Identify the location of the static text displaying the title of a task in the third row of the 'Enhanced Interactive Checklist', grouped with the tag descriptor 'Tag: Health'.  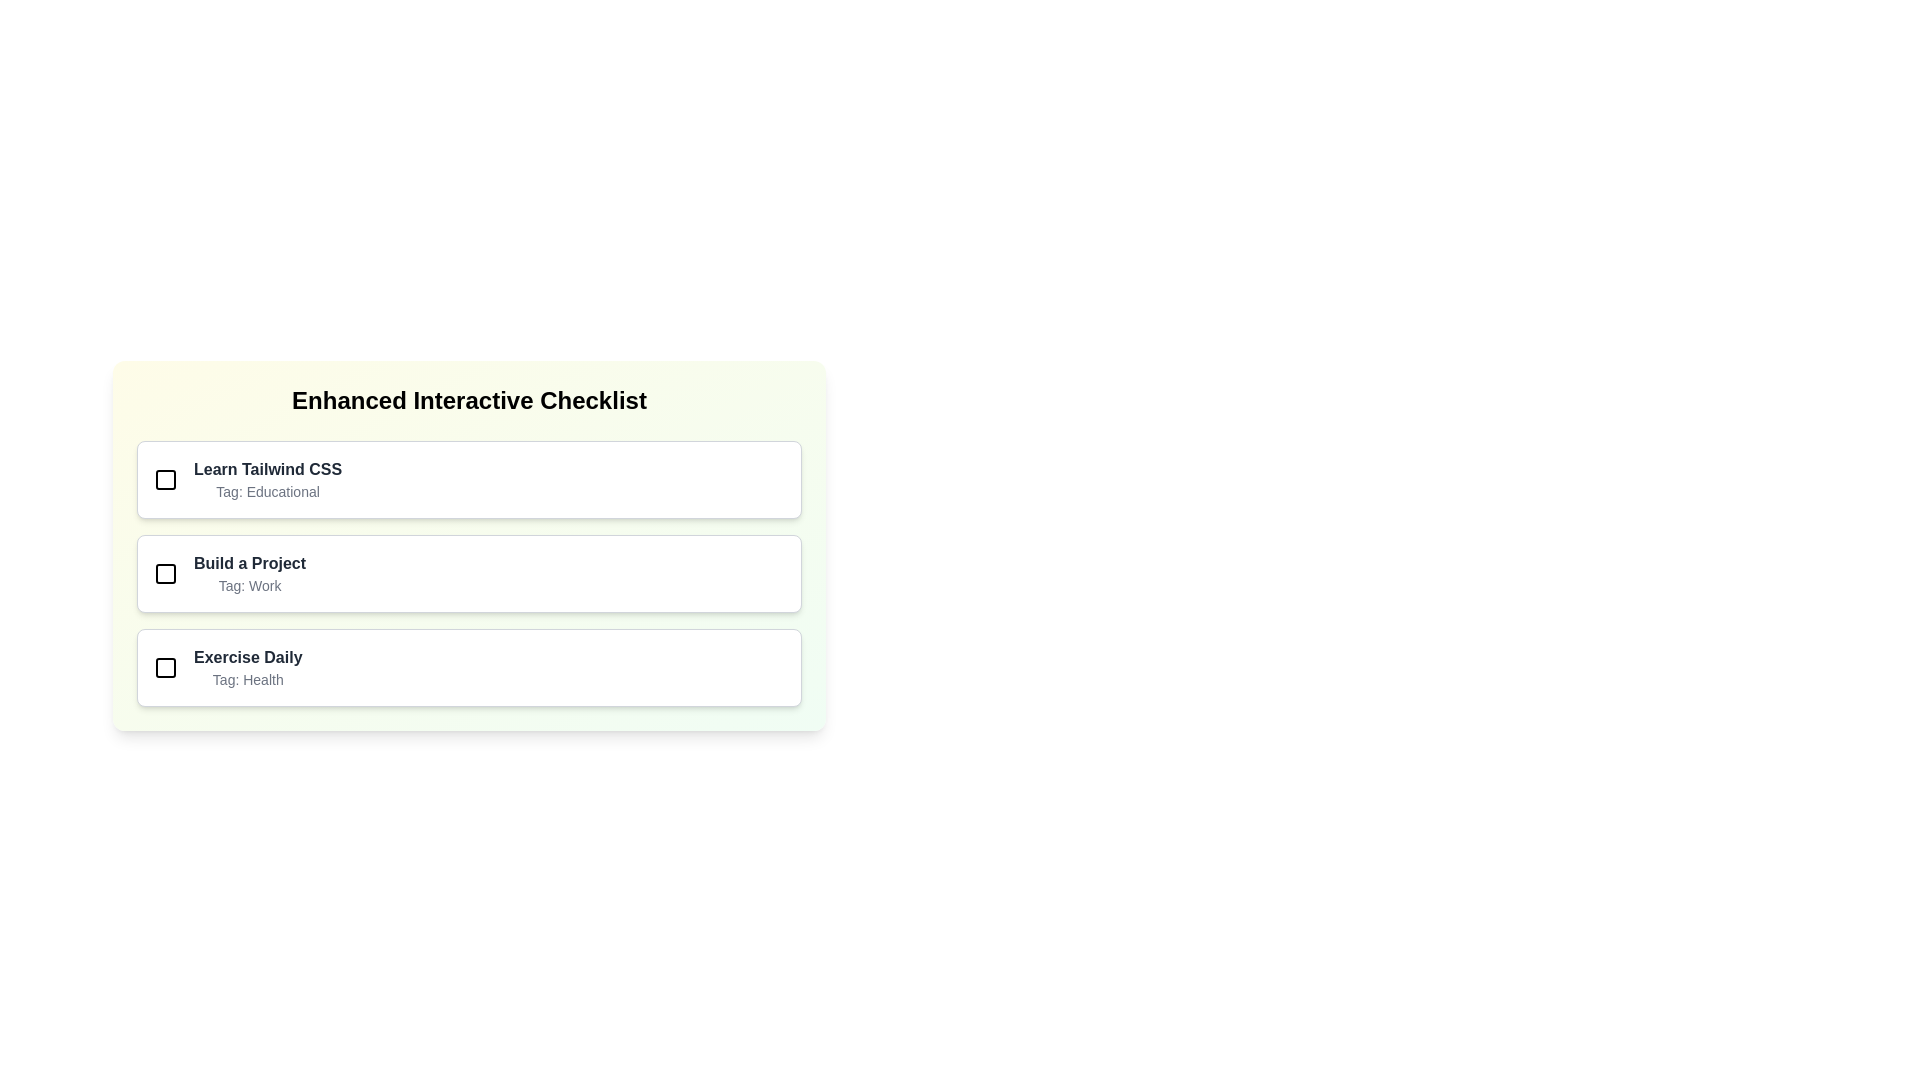
(247, 658).